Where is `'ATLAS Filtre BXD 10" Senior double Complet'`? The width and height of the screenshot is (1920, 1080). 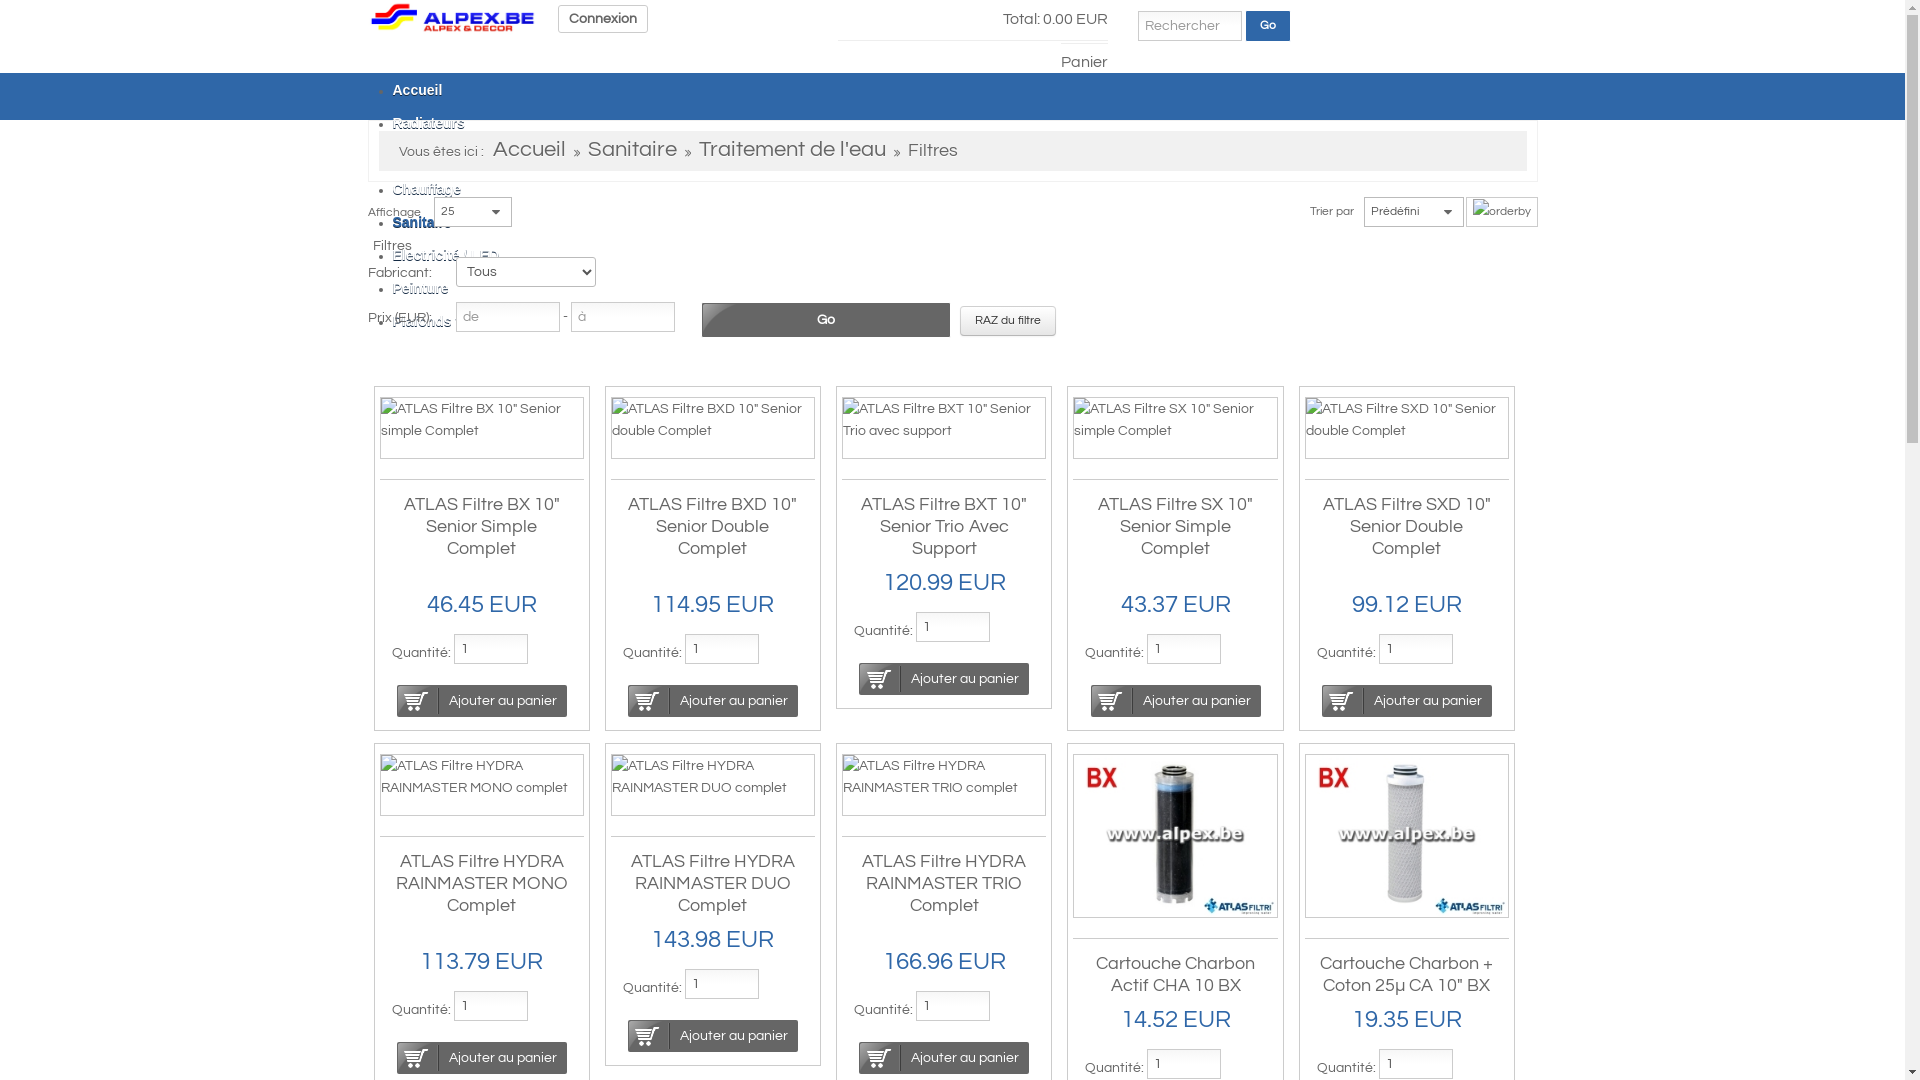
'ATLAS Filtre BXD 10" Senior double Complet' is located at coordinates (713, 419).